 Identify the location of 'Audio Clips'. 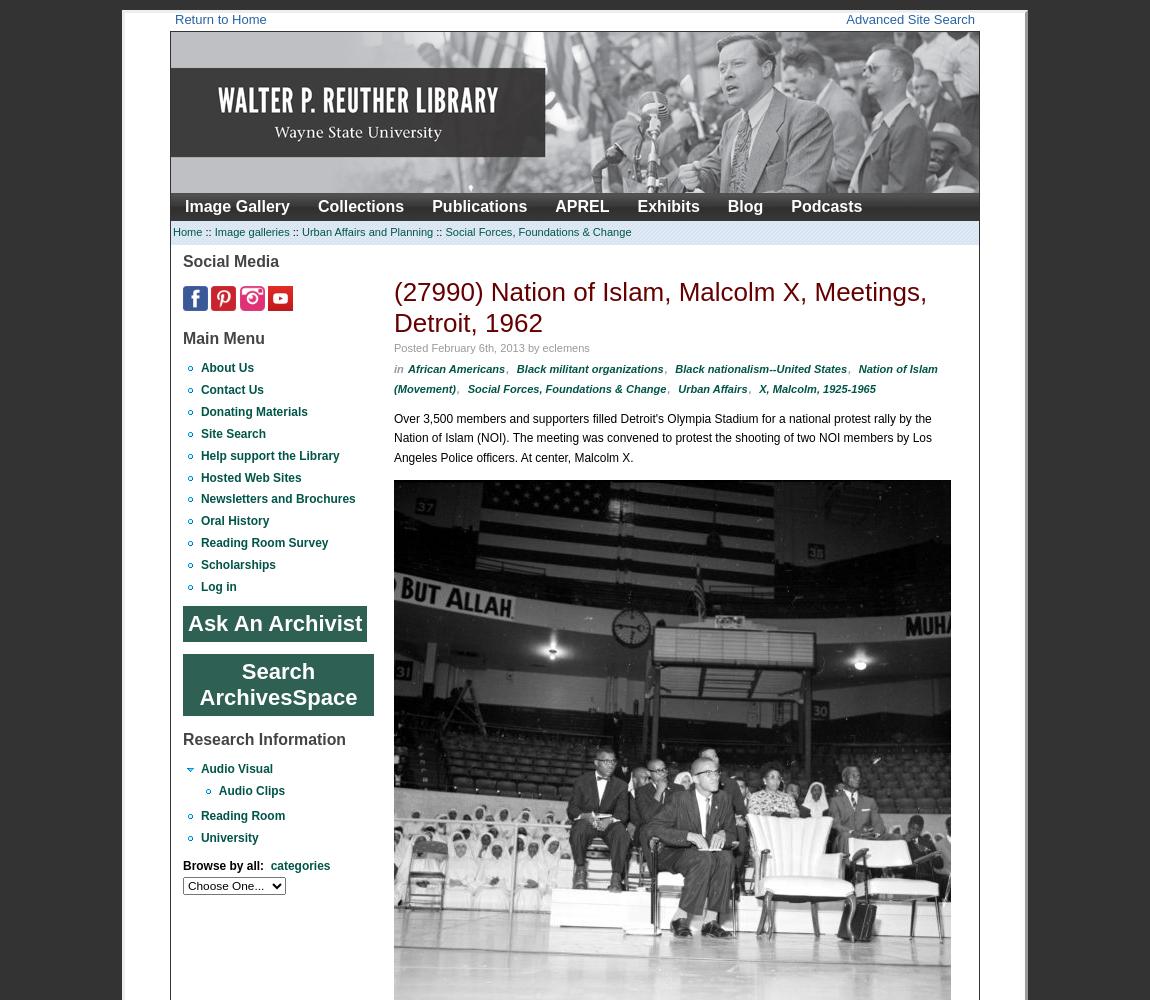
(250, 790).